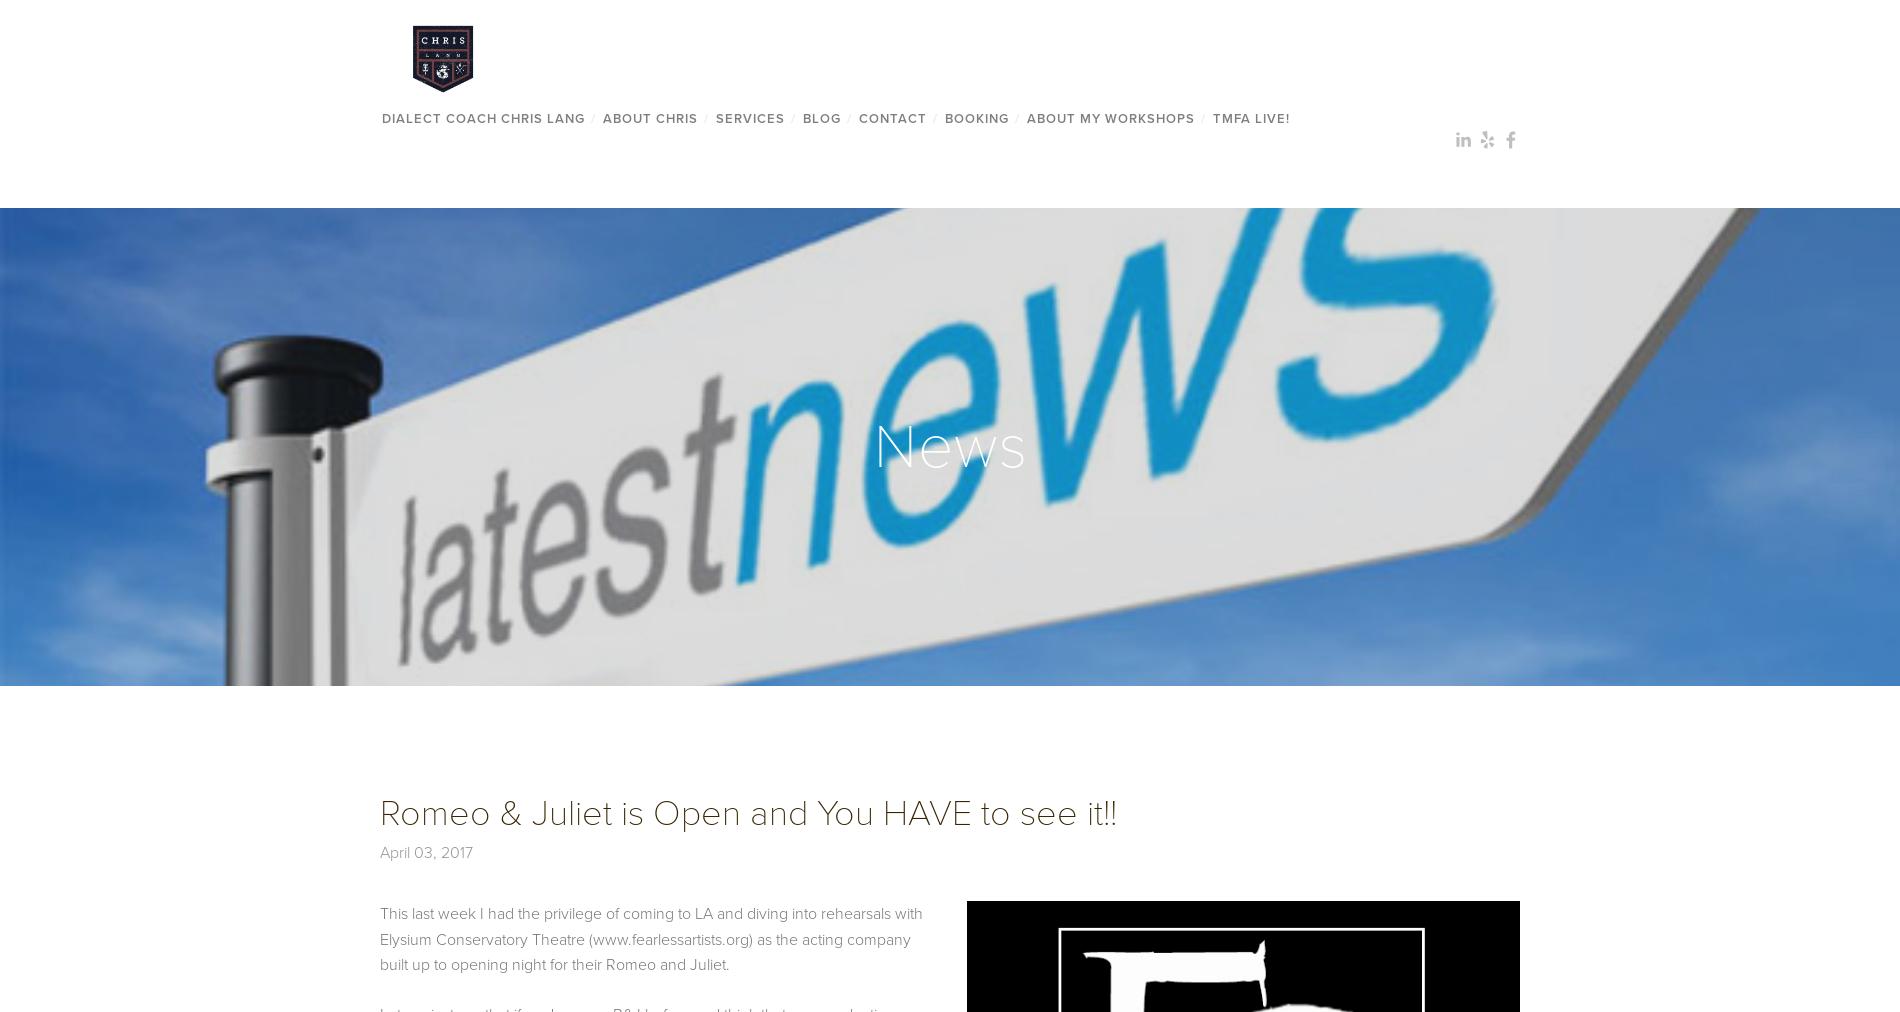 This screenshot has width=1900, height=1012. I want to click on 'TMFA Live!', so click(1249, 116).